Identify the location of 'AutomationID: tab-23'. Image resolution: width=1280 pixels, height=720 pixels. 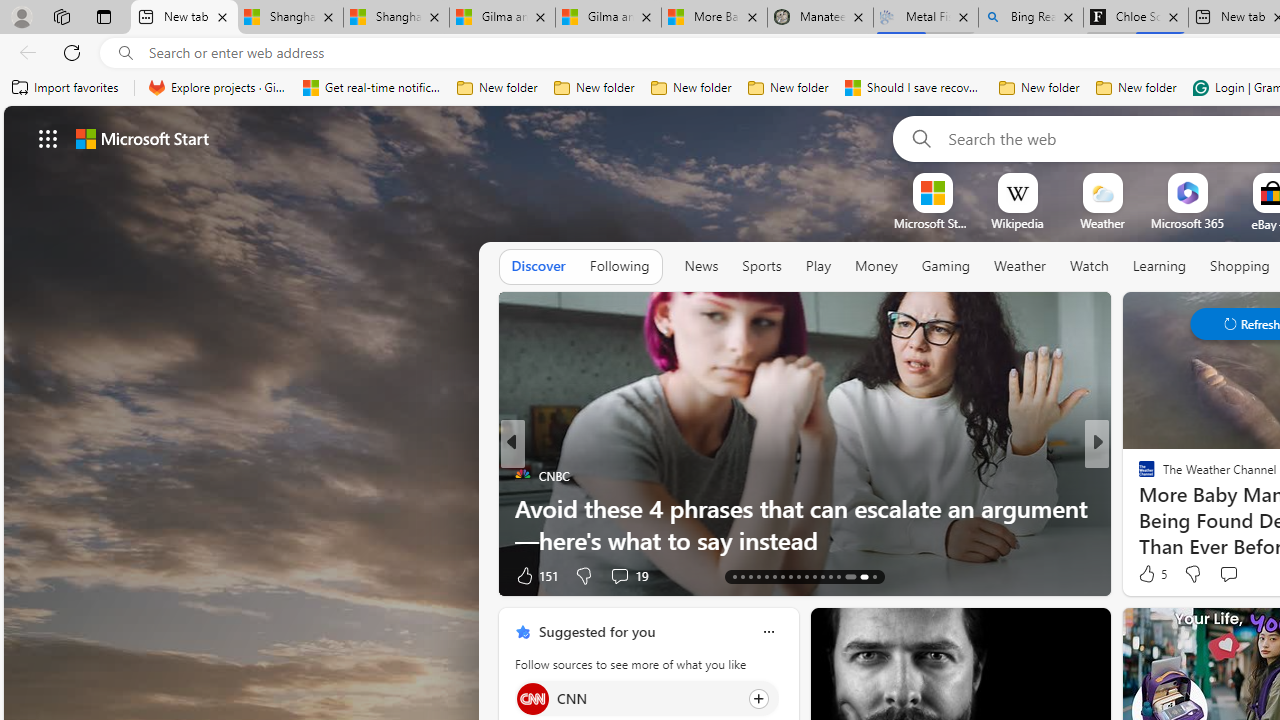
(814, 577).